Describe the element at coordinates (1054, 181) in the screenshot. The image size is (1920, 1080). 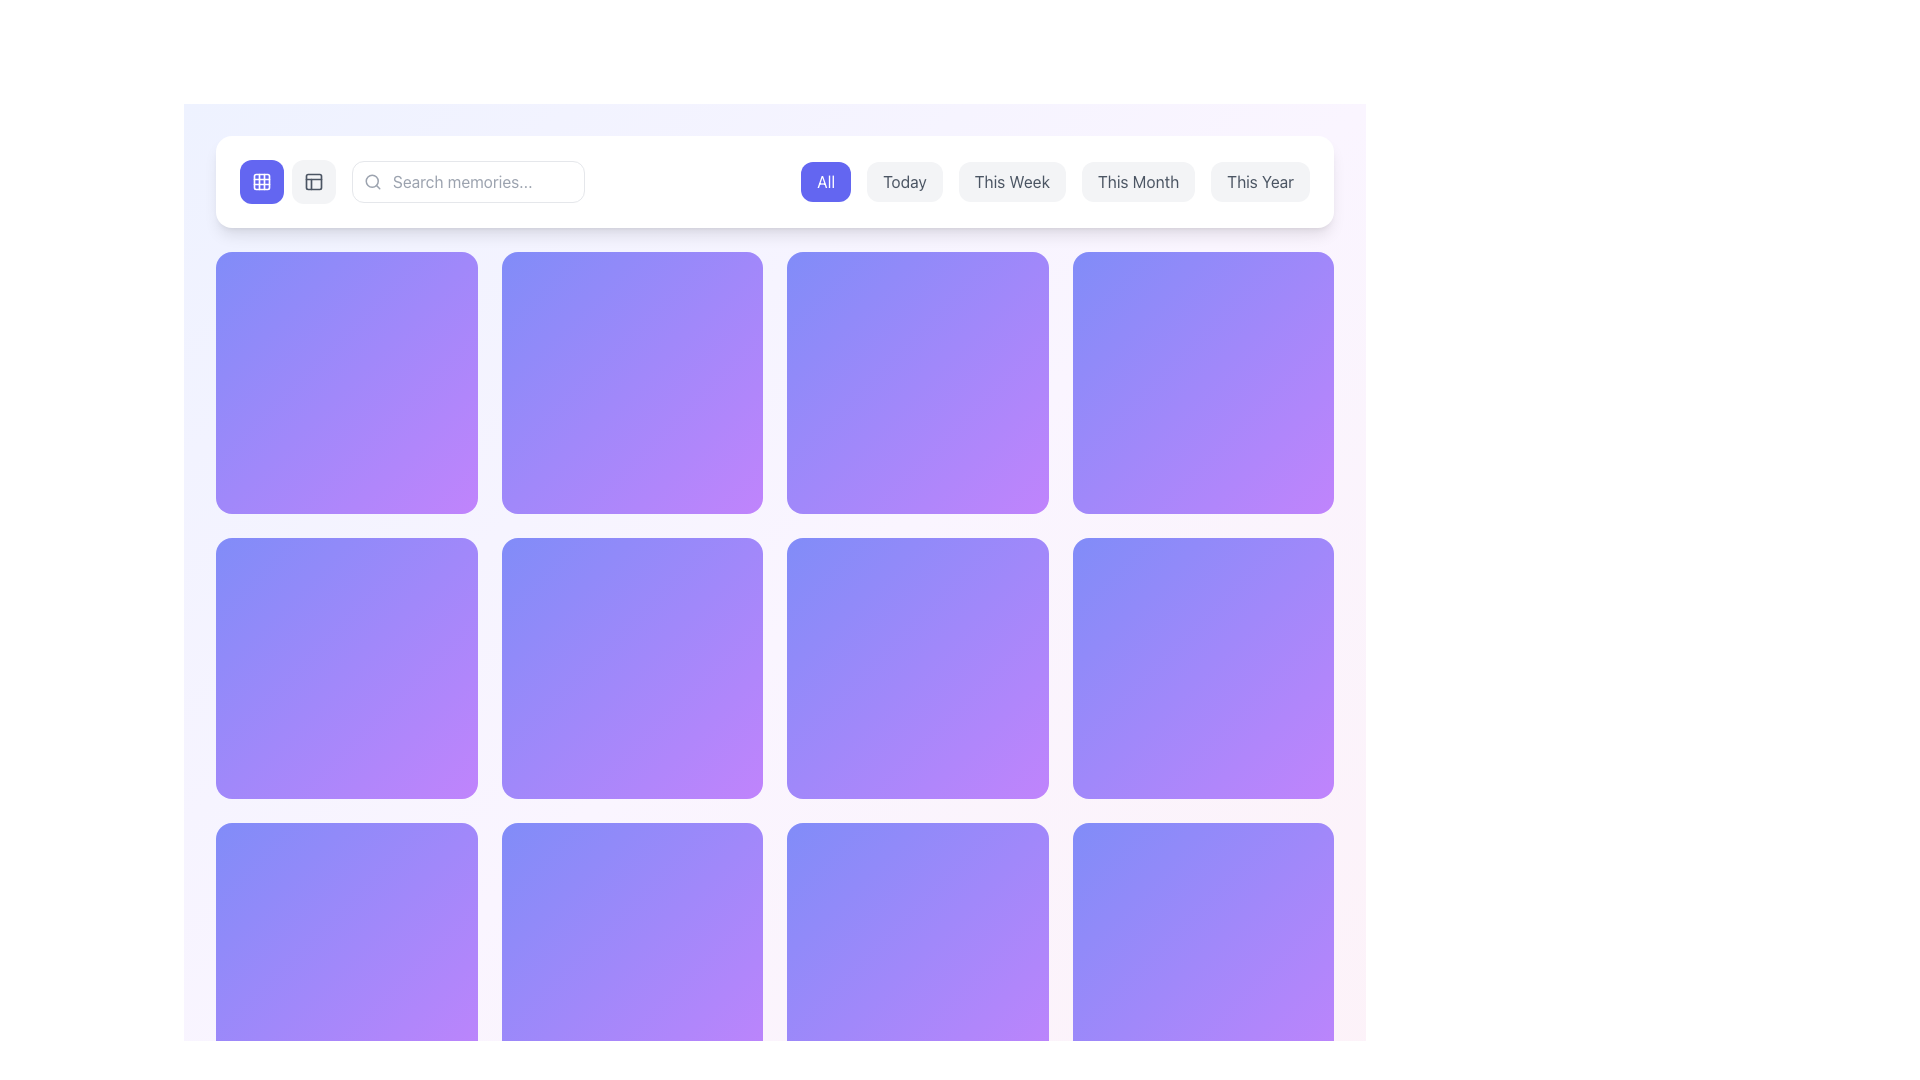
I see `the third button in the horizontally aligned button group at the top of the interface to filter content based on the selected timeframe` at that location.